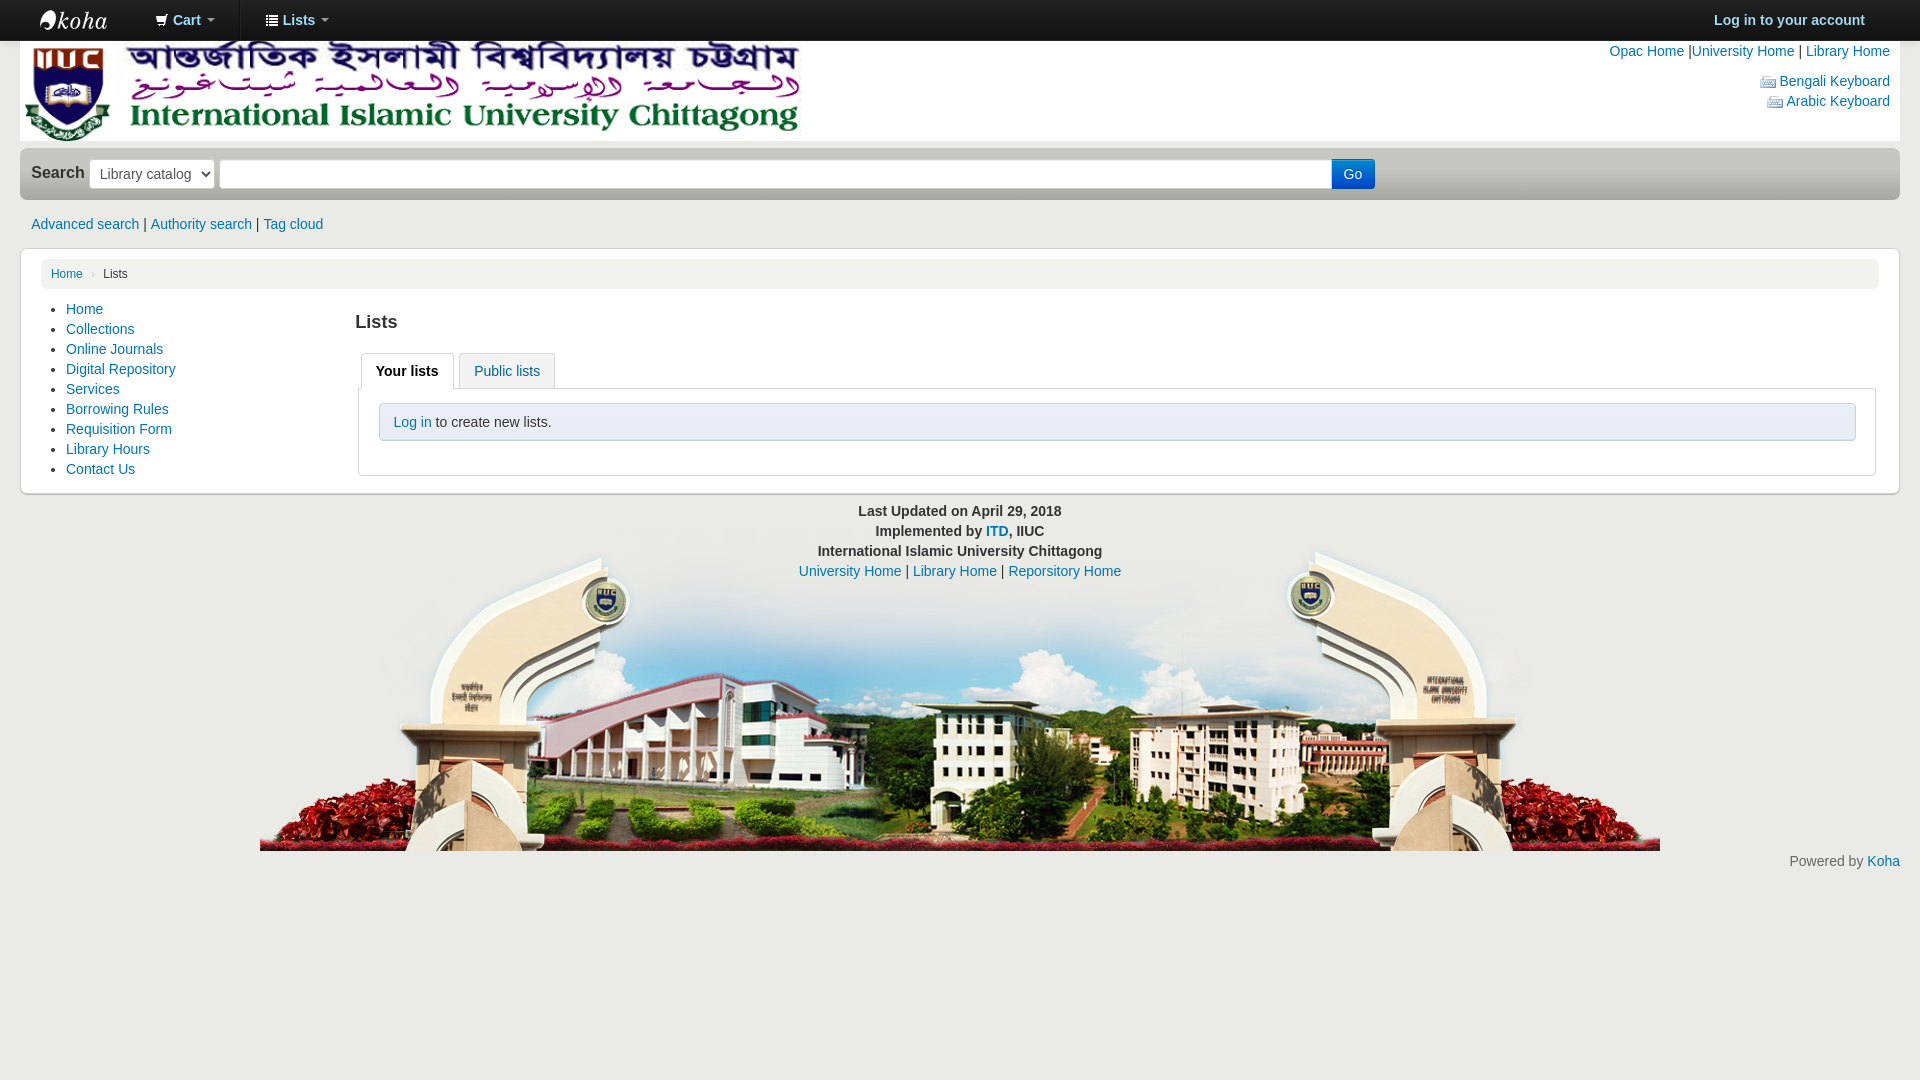 The image size is (1920, 1080). I want to click on 'Home', so click(51, 273).